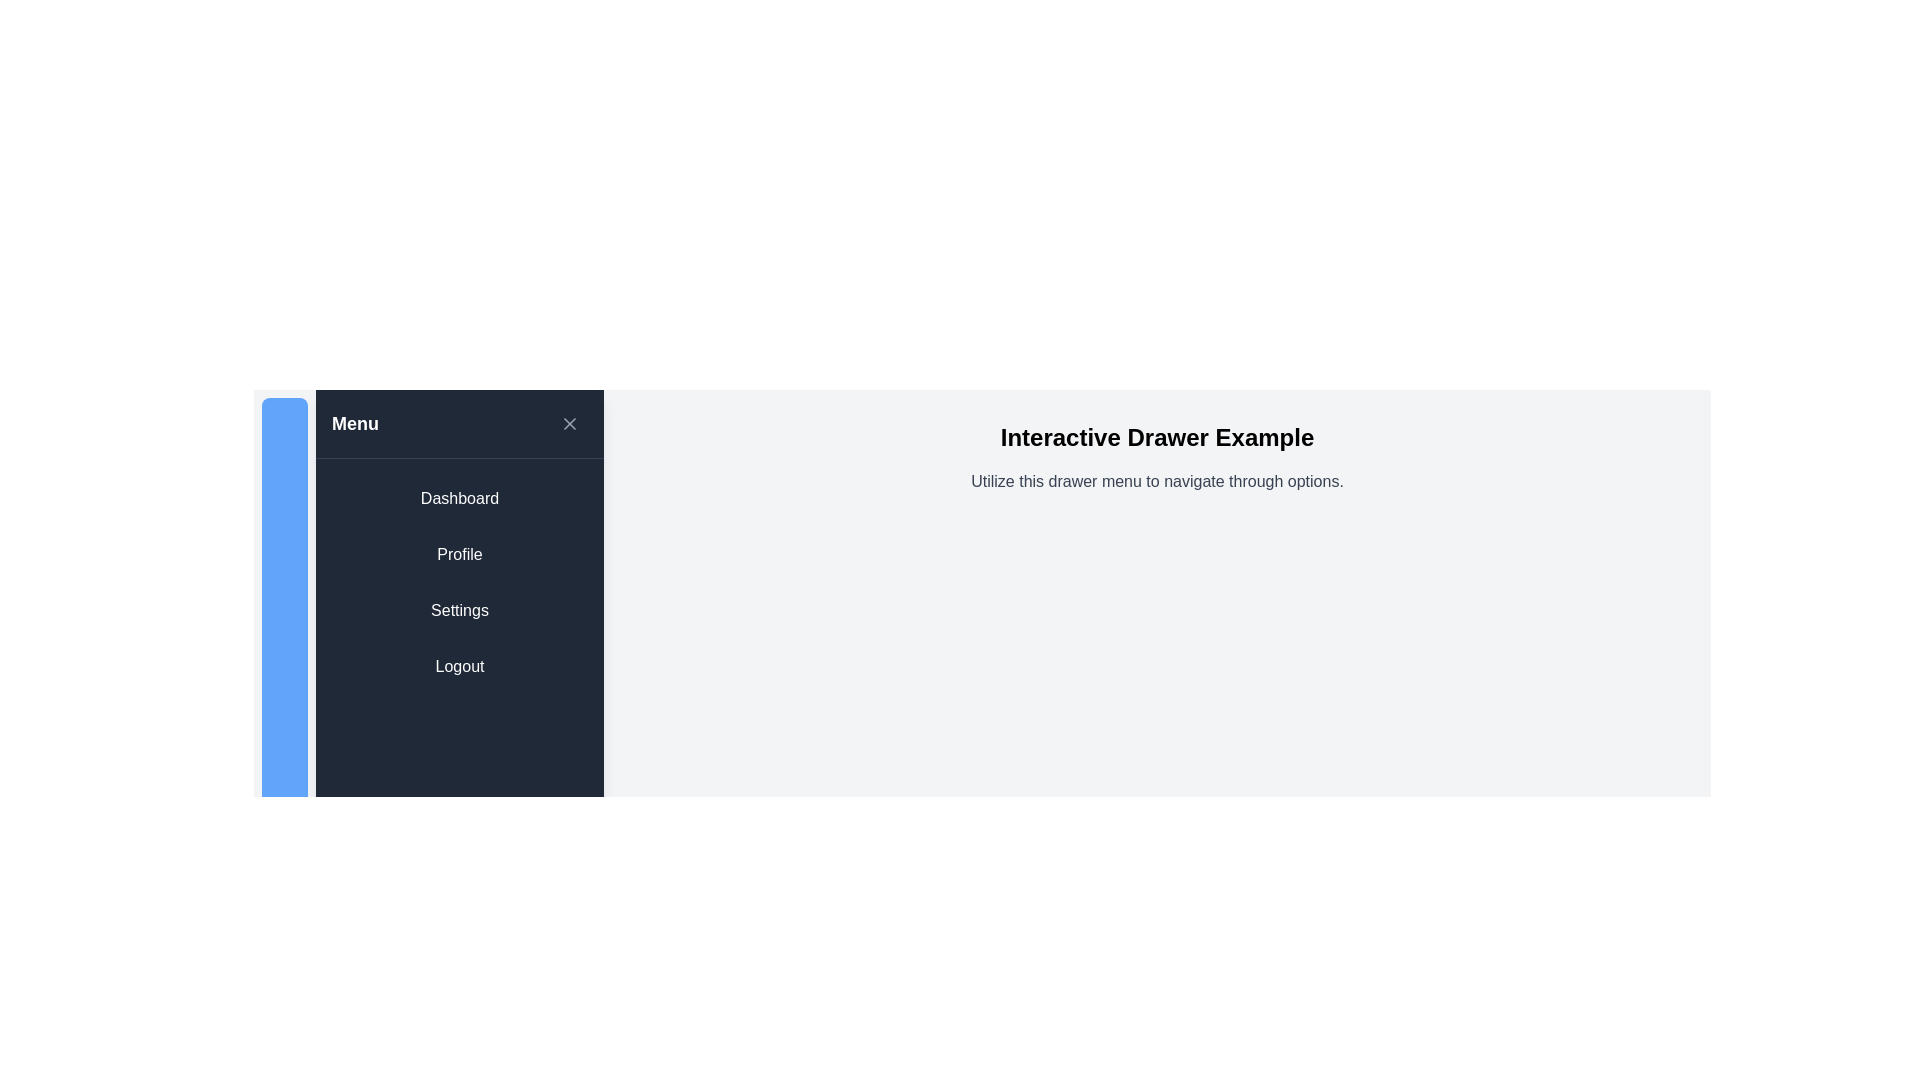 The height and width of the screenshot is (1080, 1920). What do you see at coordinates (355, 423) in the screenshot?
I see `the 'Menu' label, which is a bold, white text on a dark blue background located in the top-left section of the vertical navigation panel` at bounding box center [355, 423].